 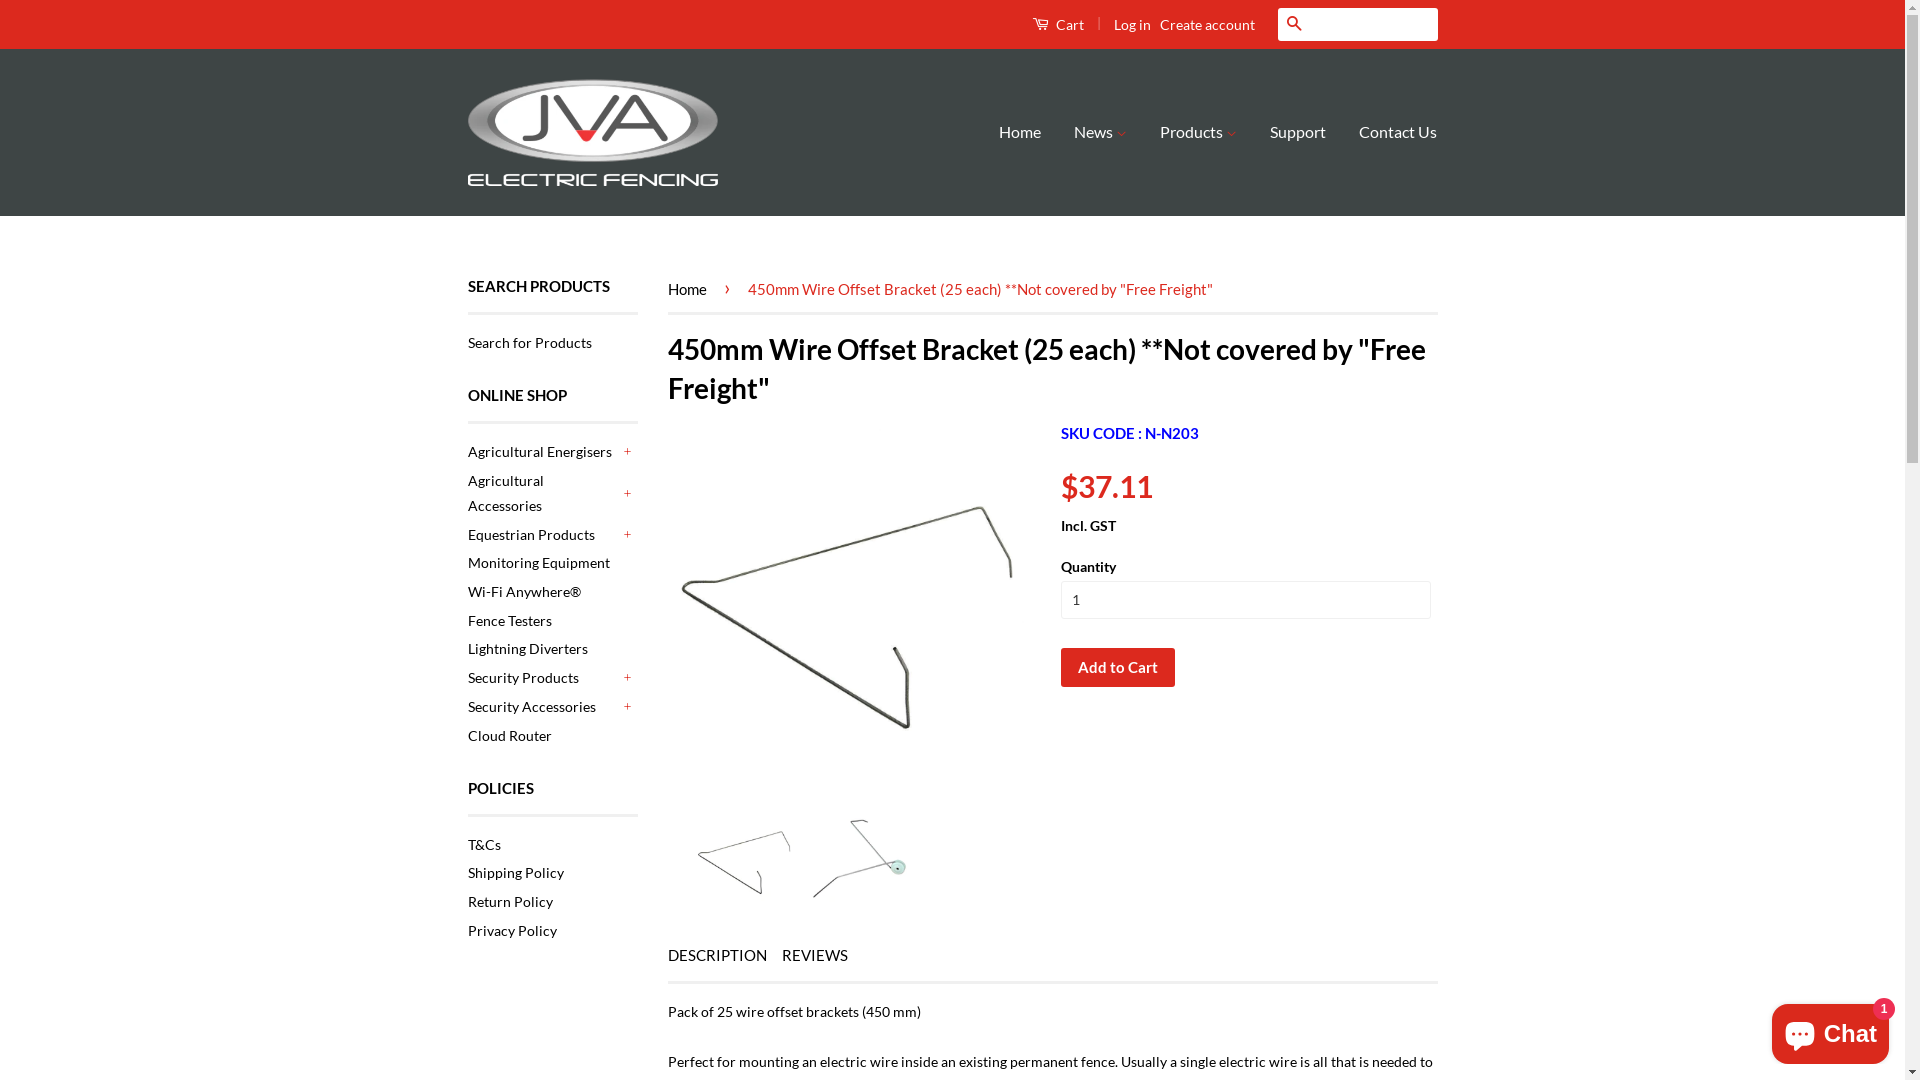 What do you see at coordinates (1206, 24) in the screenshot?
I see `'Create account'` at bounding box center [1206, 24].